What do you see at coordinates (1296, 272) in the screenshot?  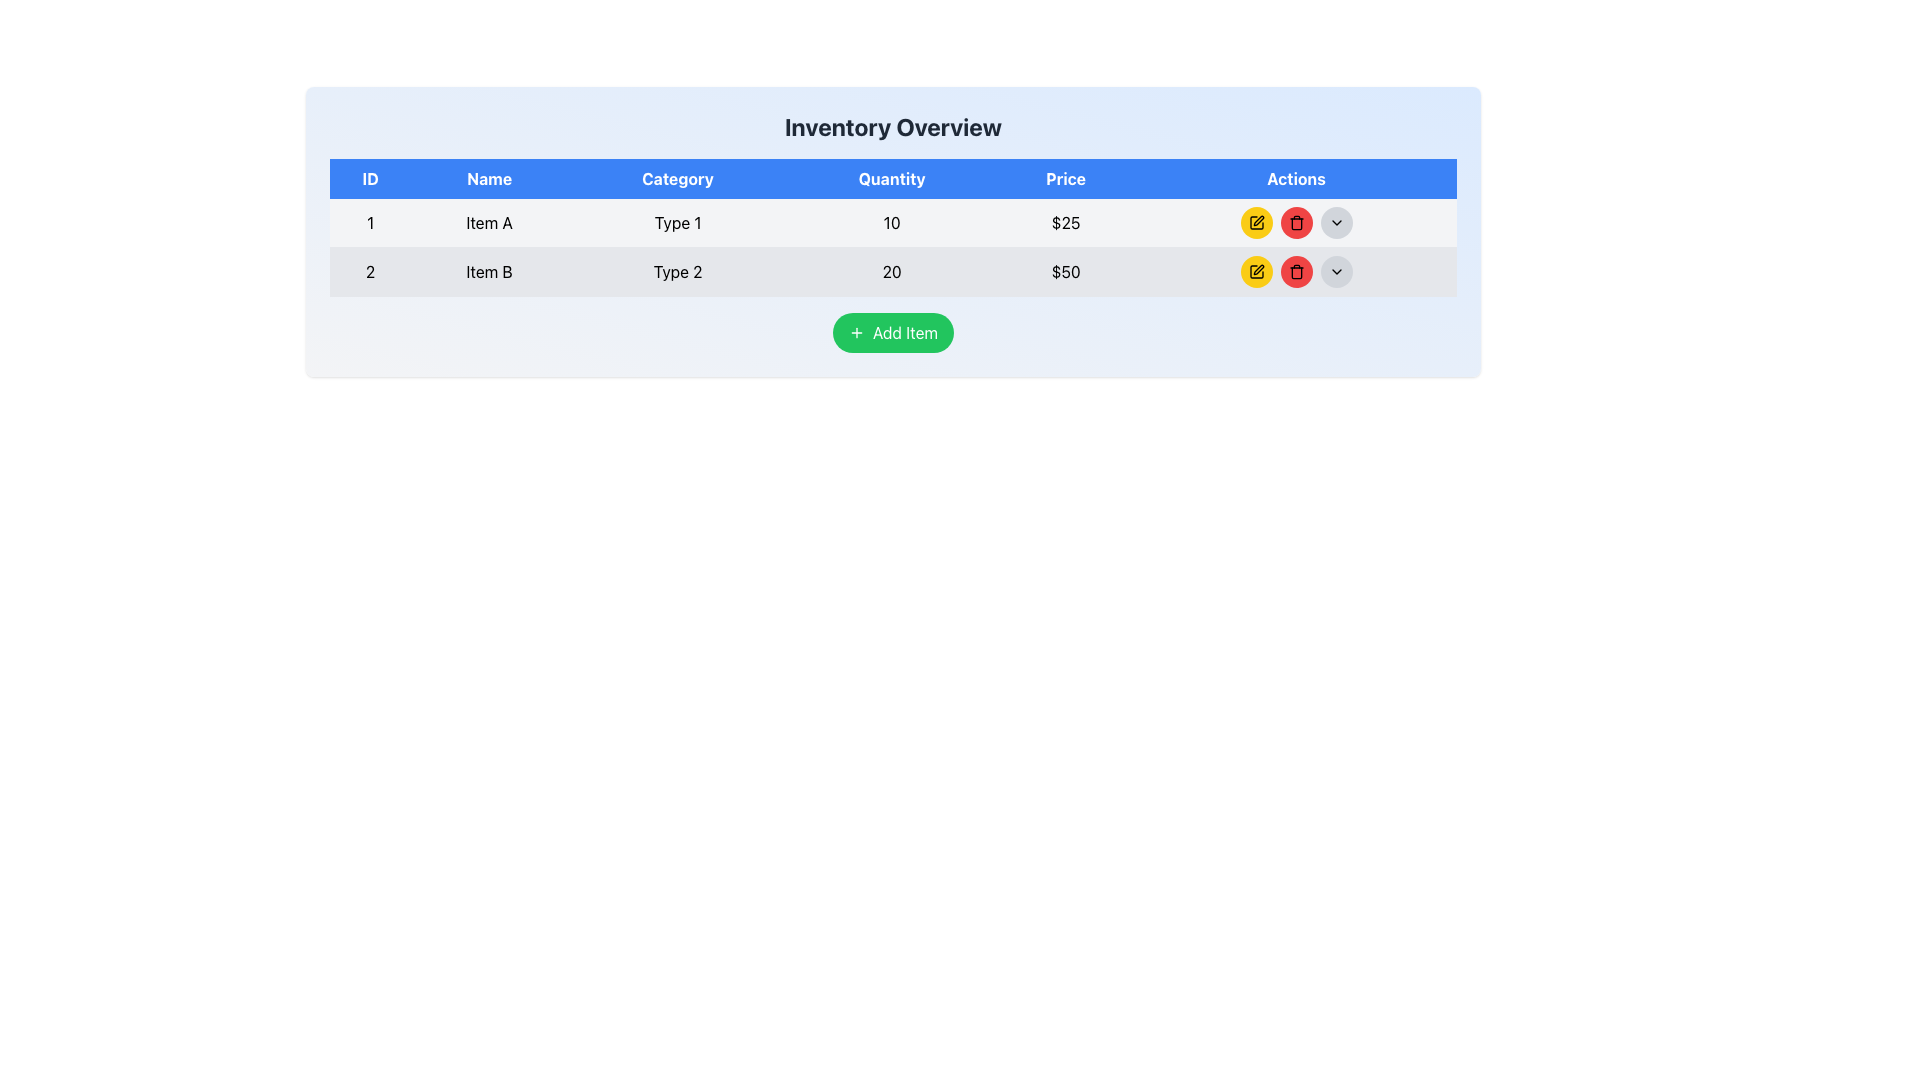 I see `the delete icon button in the Actions column of the second row of the table` at bounding box center [1296, 272].